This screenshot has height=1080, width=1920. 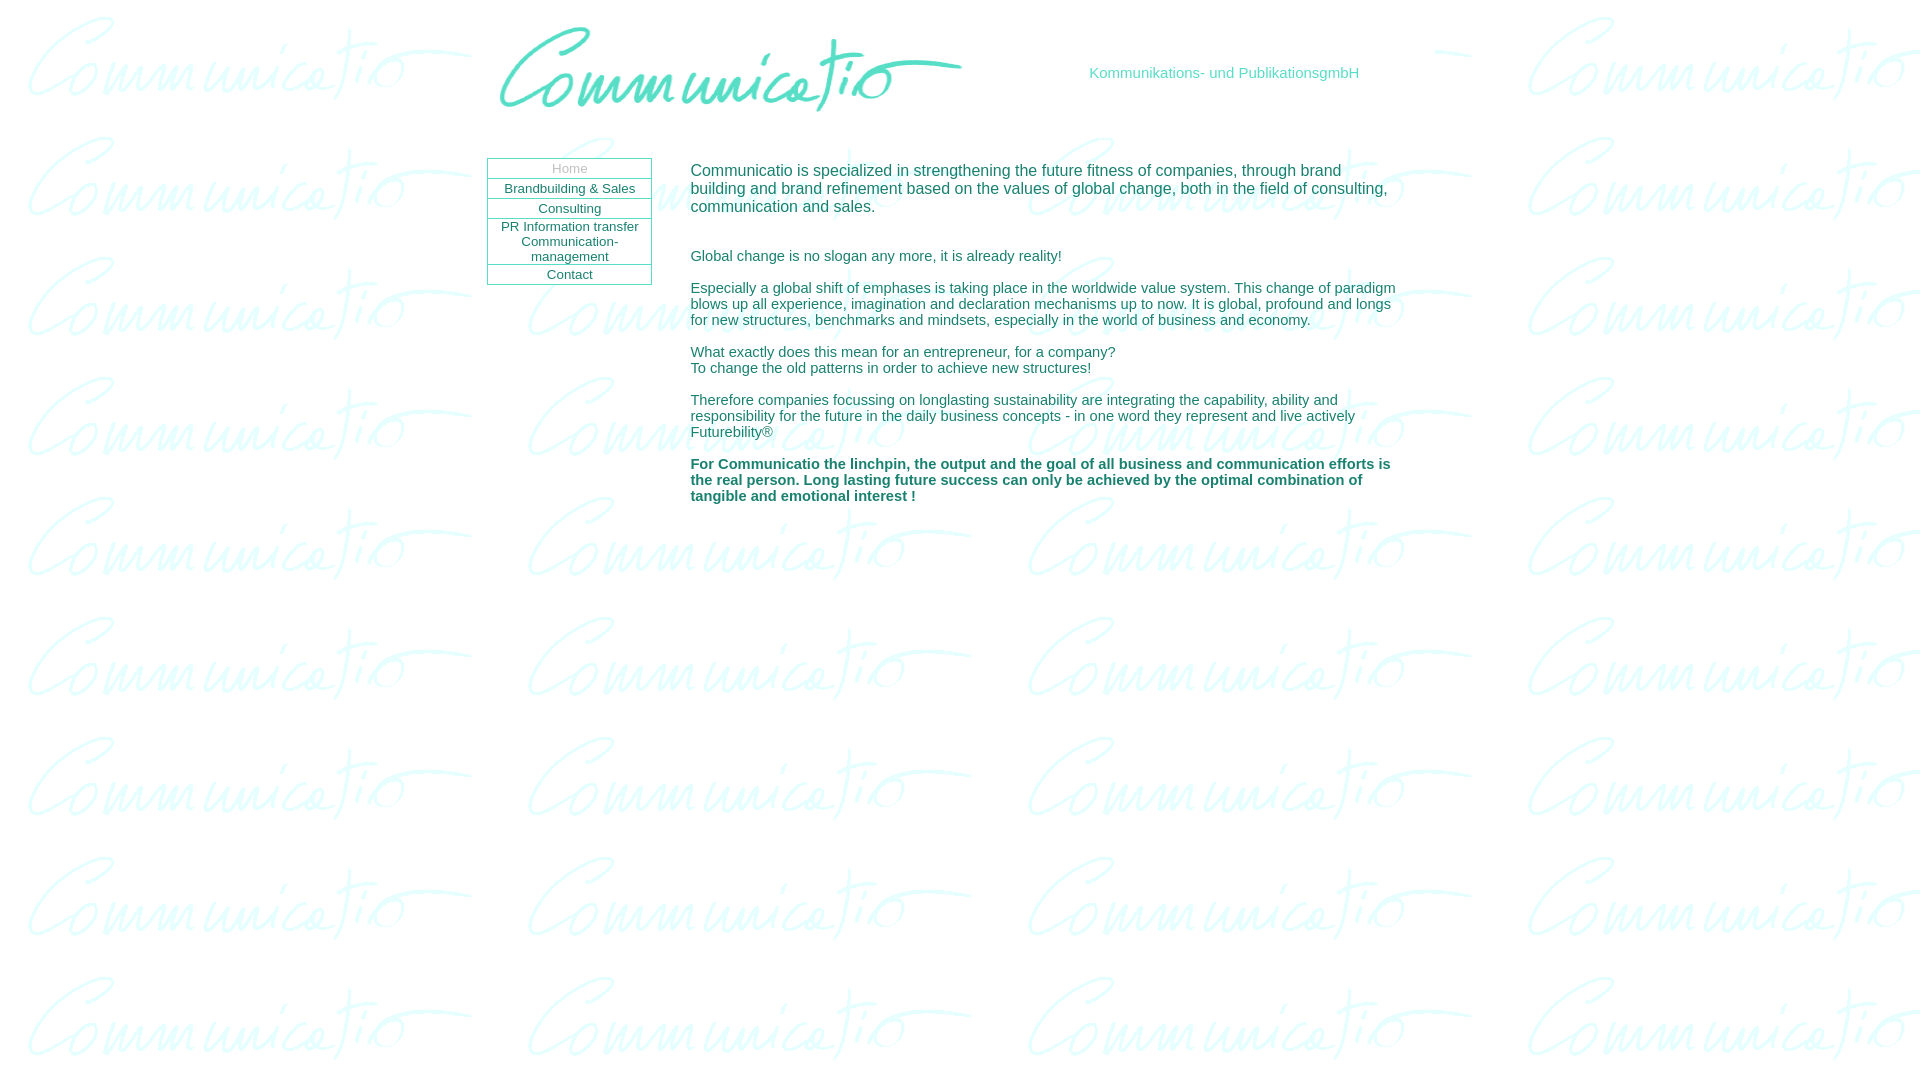 I want to click on 'Home', so click(x=569, y=167).